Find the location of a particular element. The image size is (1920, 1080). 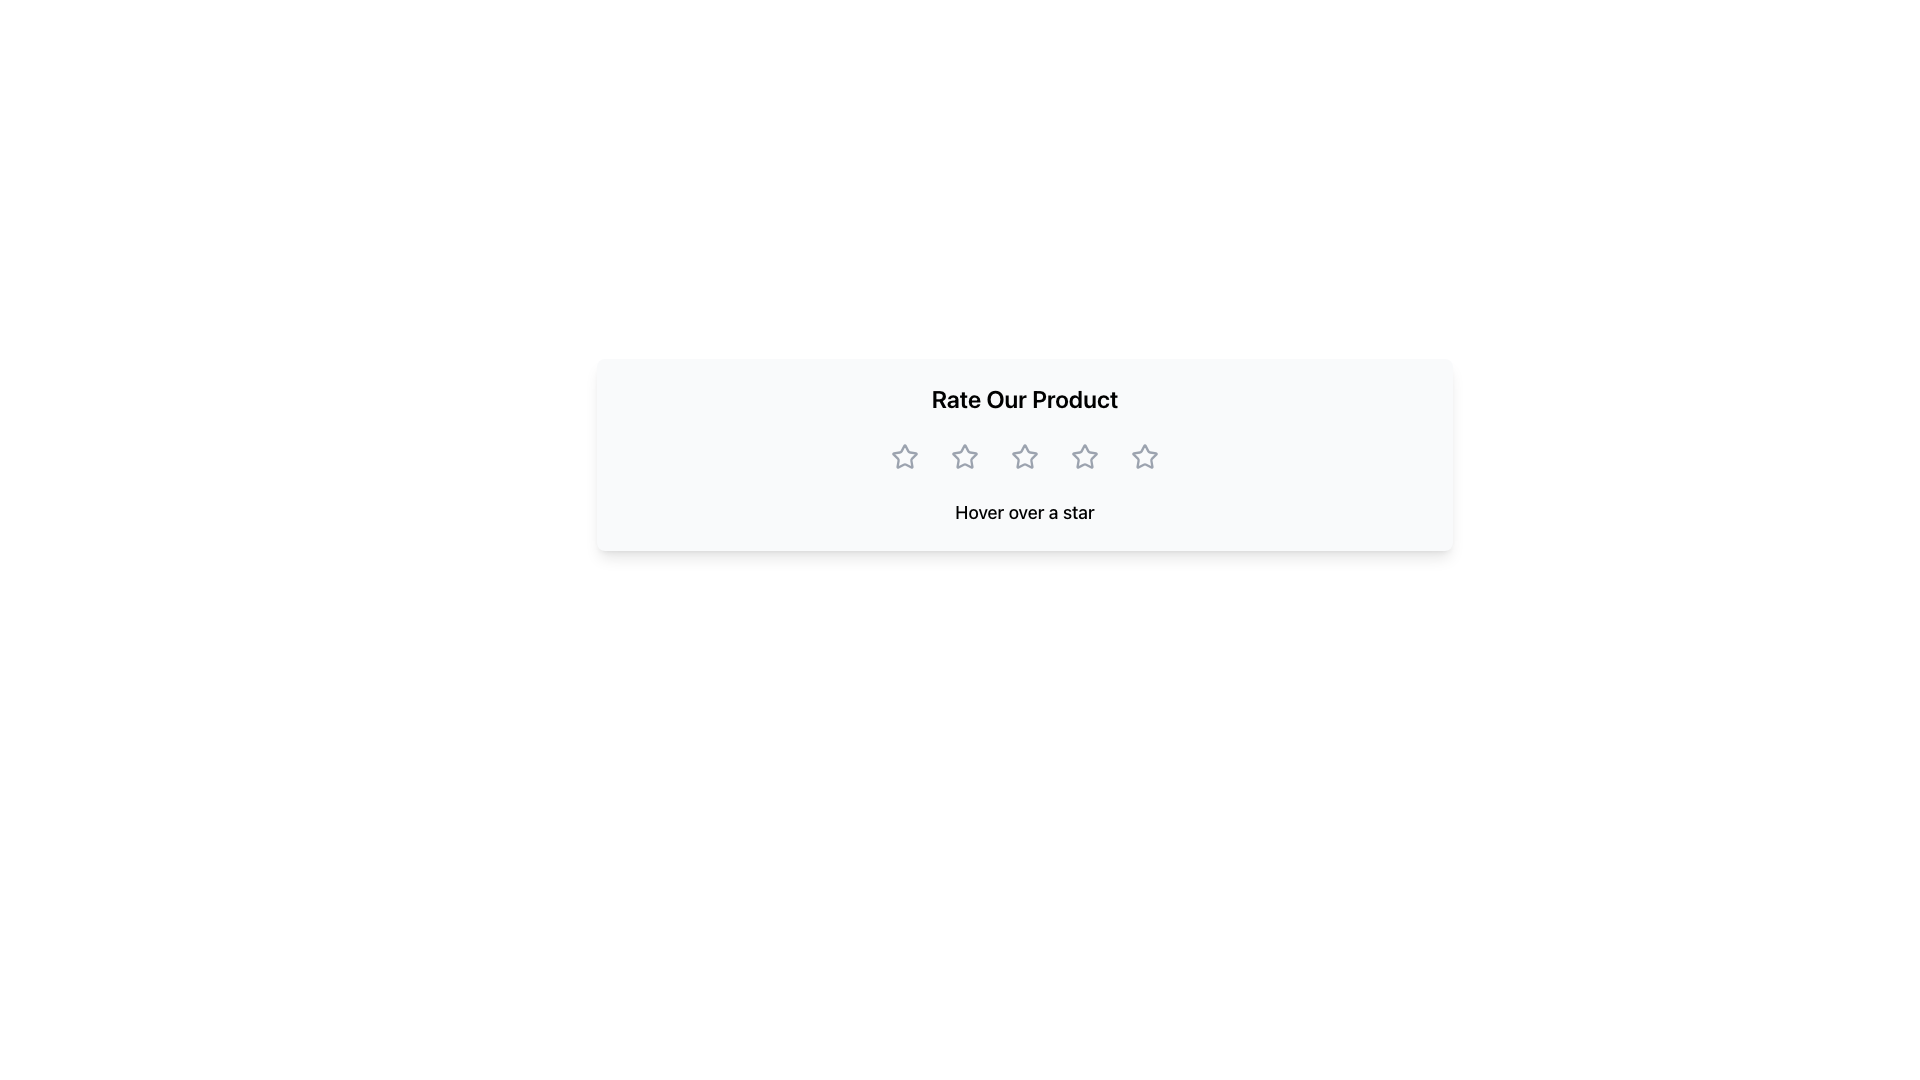

the outlined stars in the Rating component card titled 'Rate Our Product' is located at coordinates (1025, 455).